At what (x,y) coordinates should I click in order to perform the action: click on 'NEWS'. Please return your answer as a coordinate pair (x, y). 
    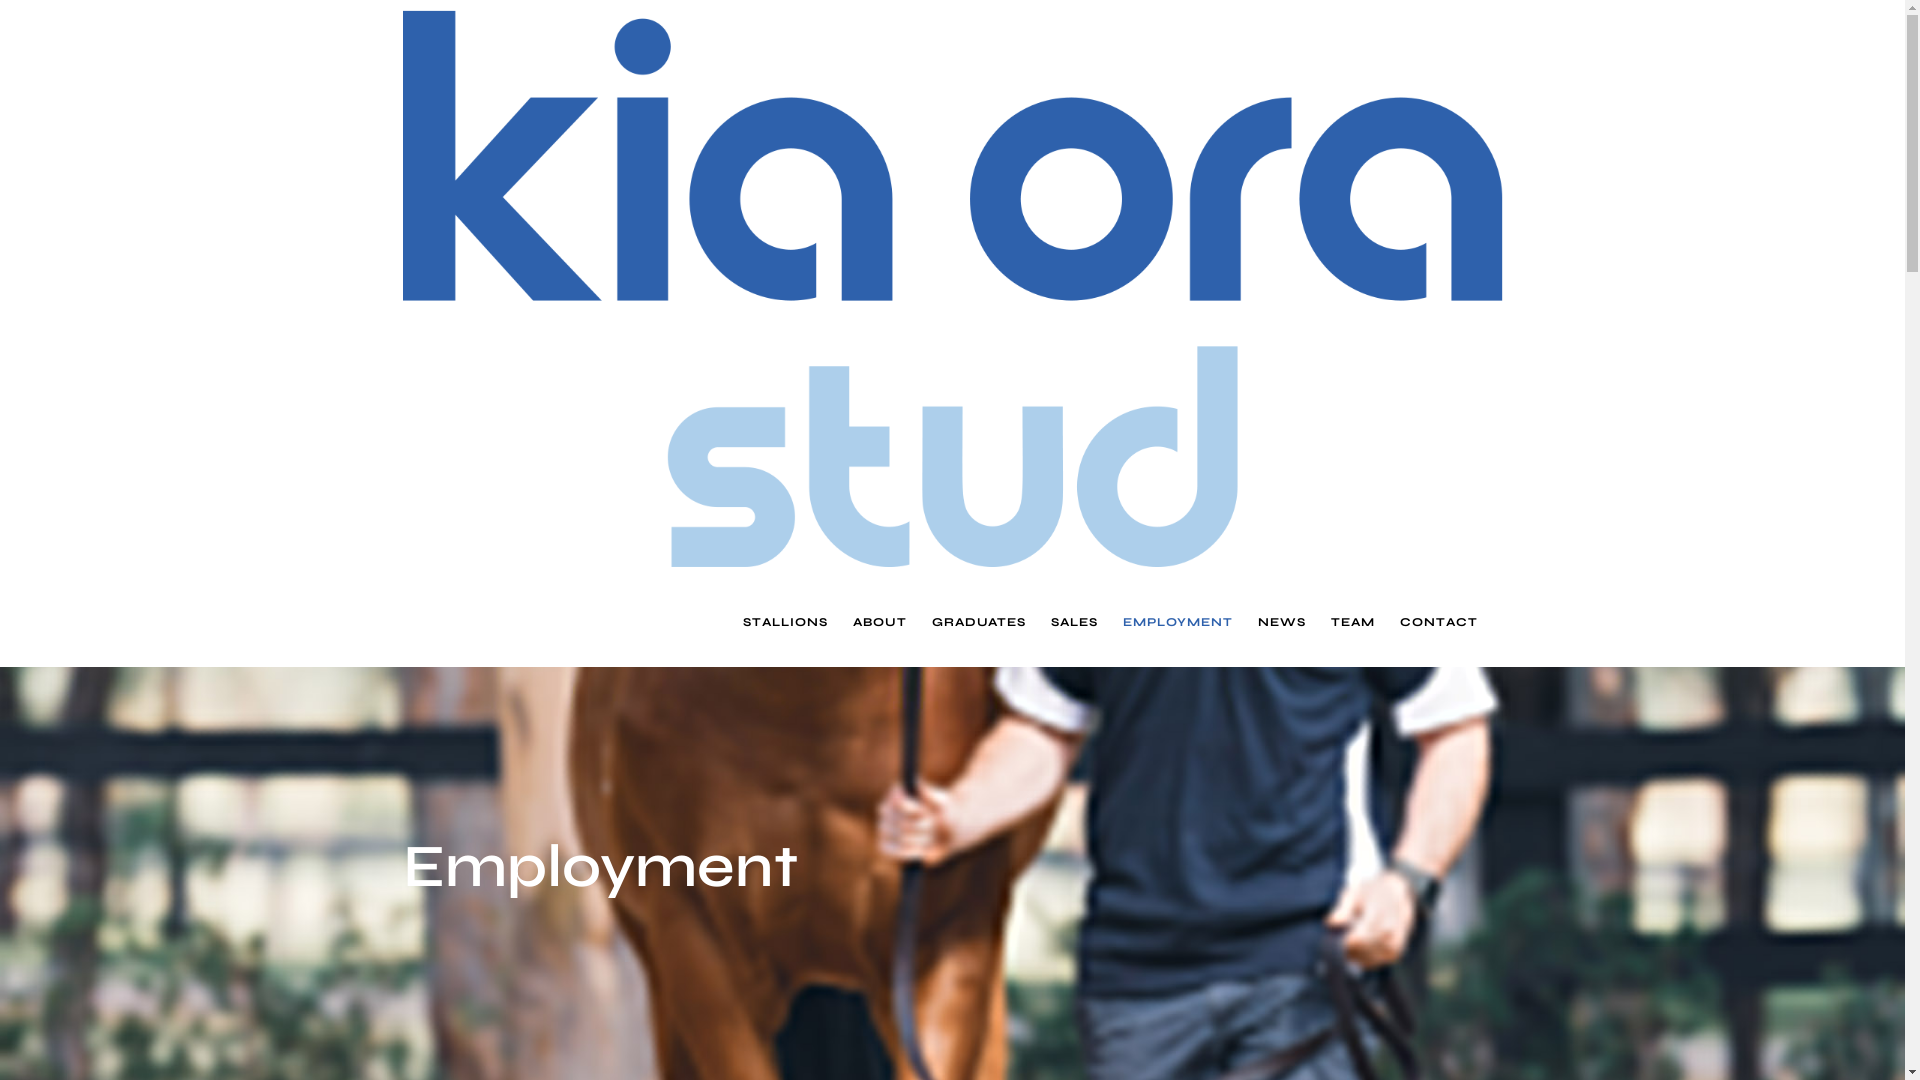
    Looking at the image, I should click on (1281, 620).